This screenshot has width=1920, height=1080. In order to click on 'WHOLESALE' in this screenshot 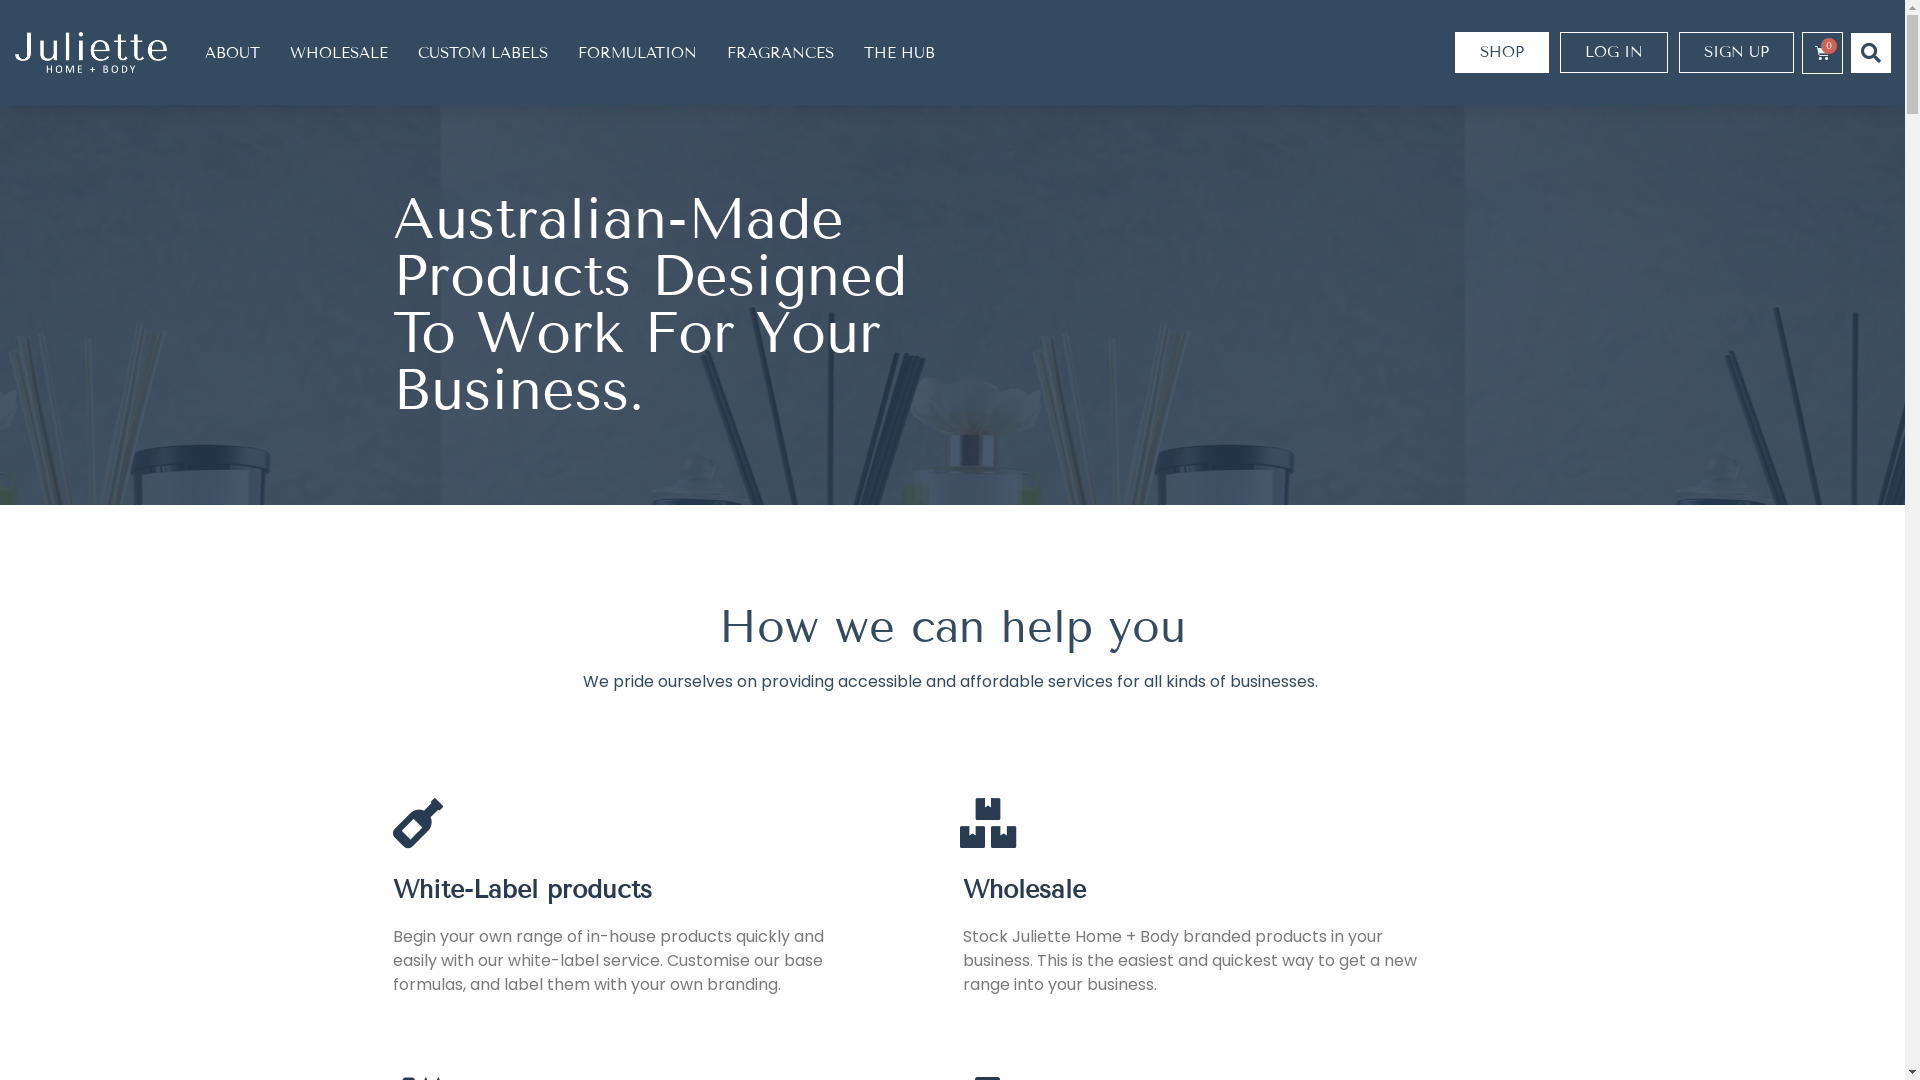, I will do `click(339, 50)`.